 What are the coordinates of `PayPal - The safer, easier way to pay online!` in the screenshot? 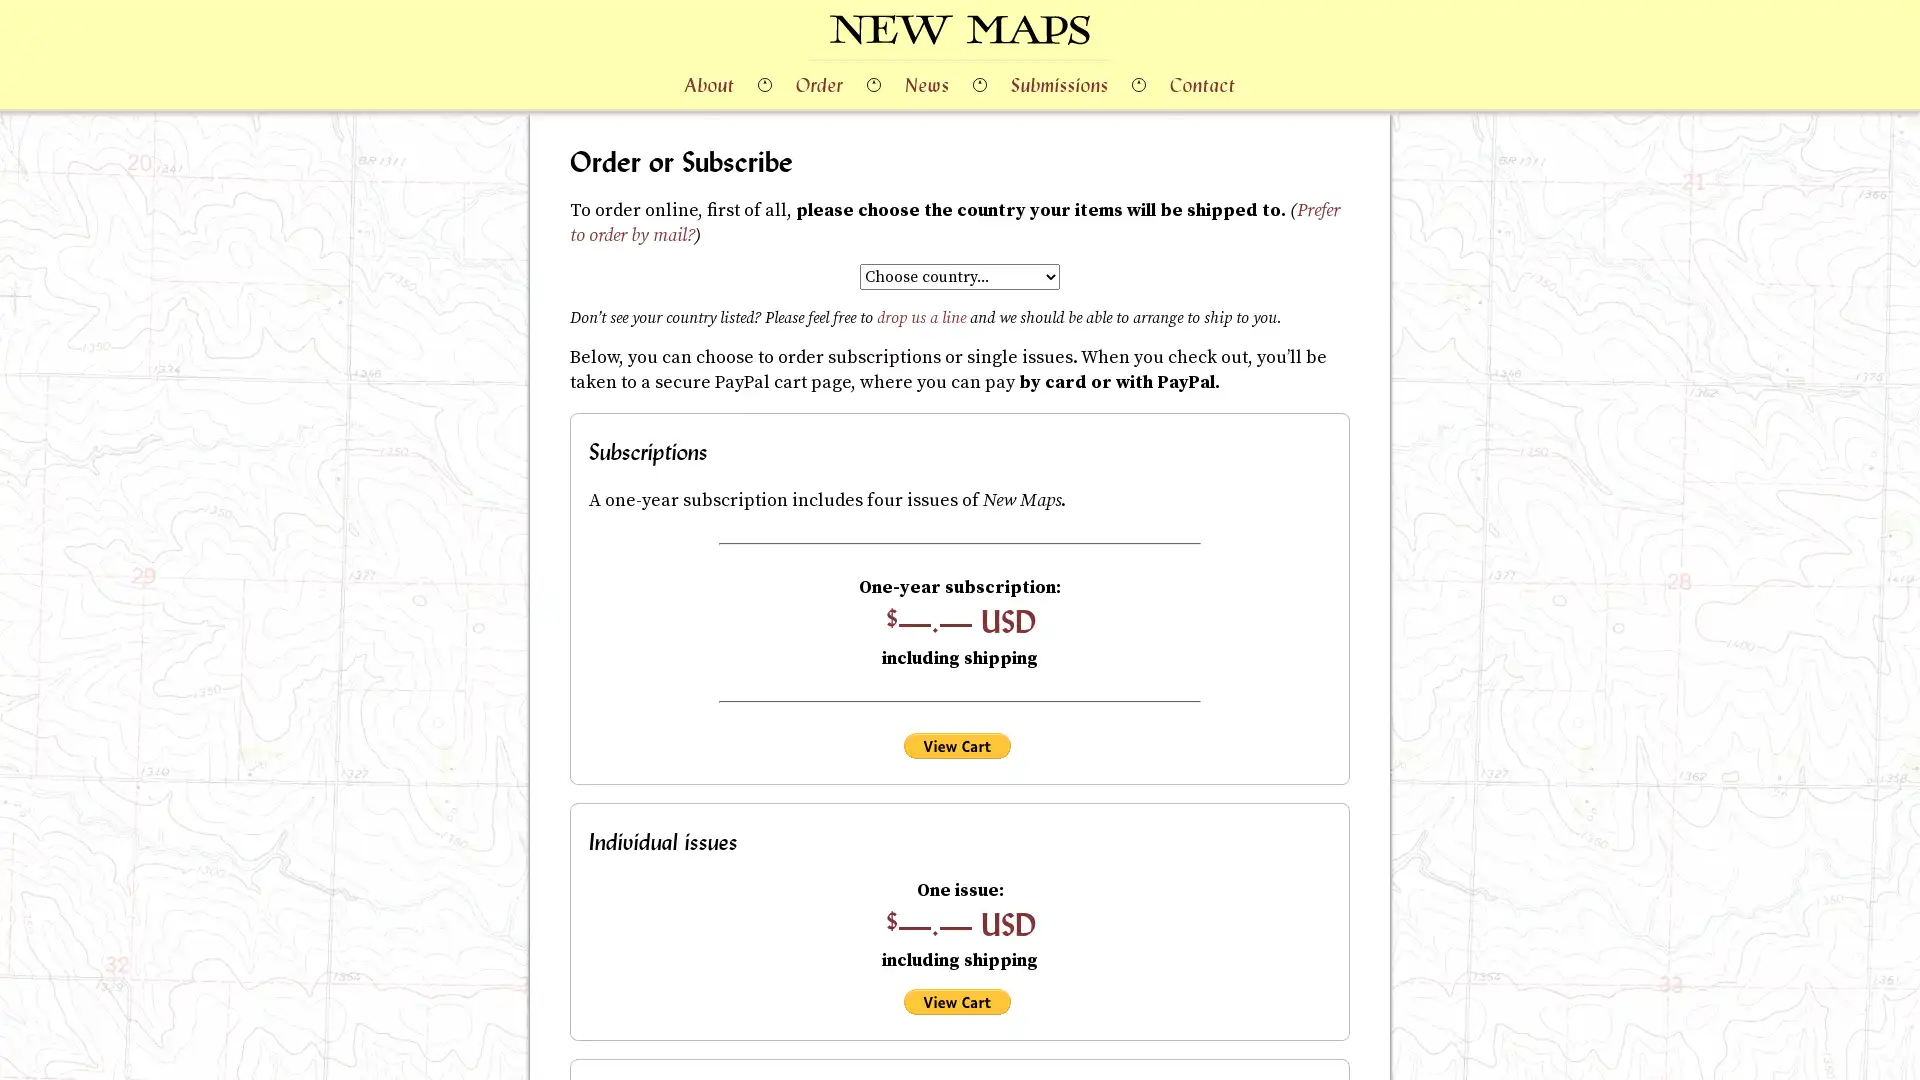 It's located at (956, 1001).